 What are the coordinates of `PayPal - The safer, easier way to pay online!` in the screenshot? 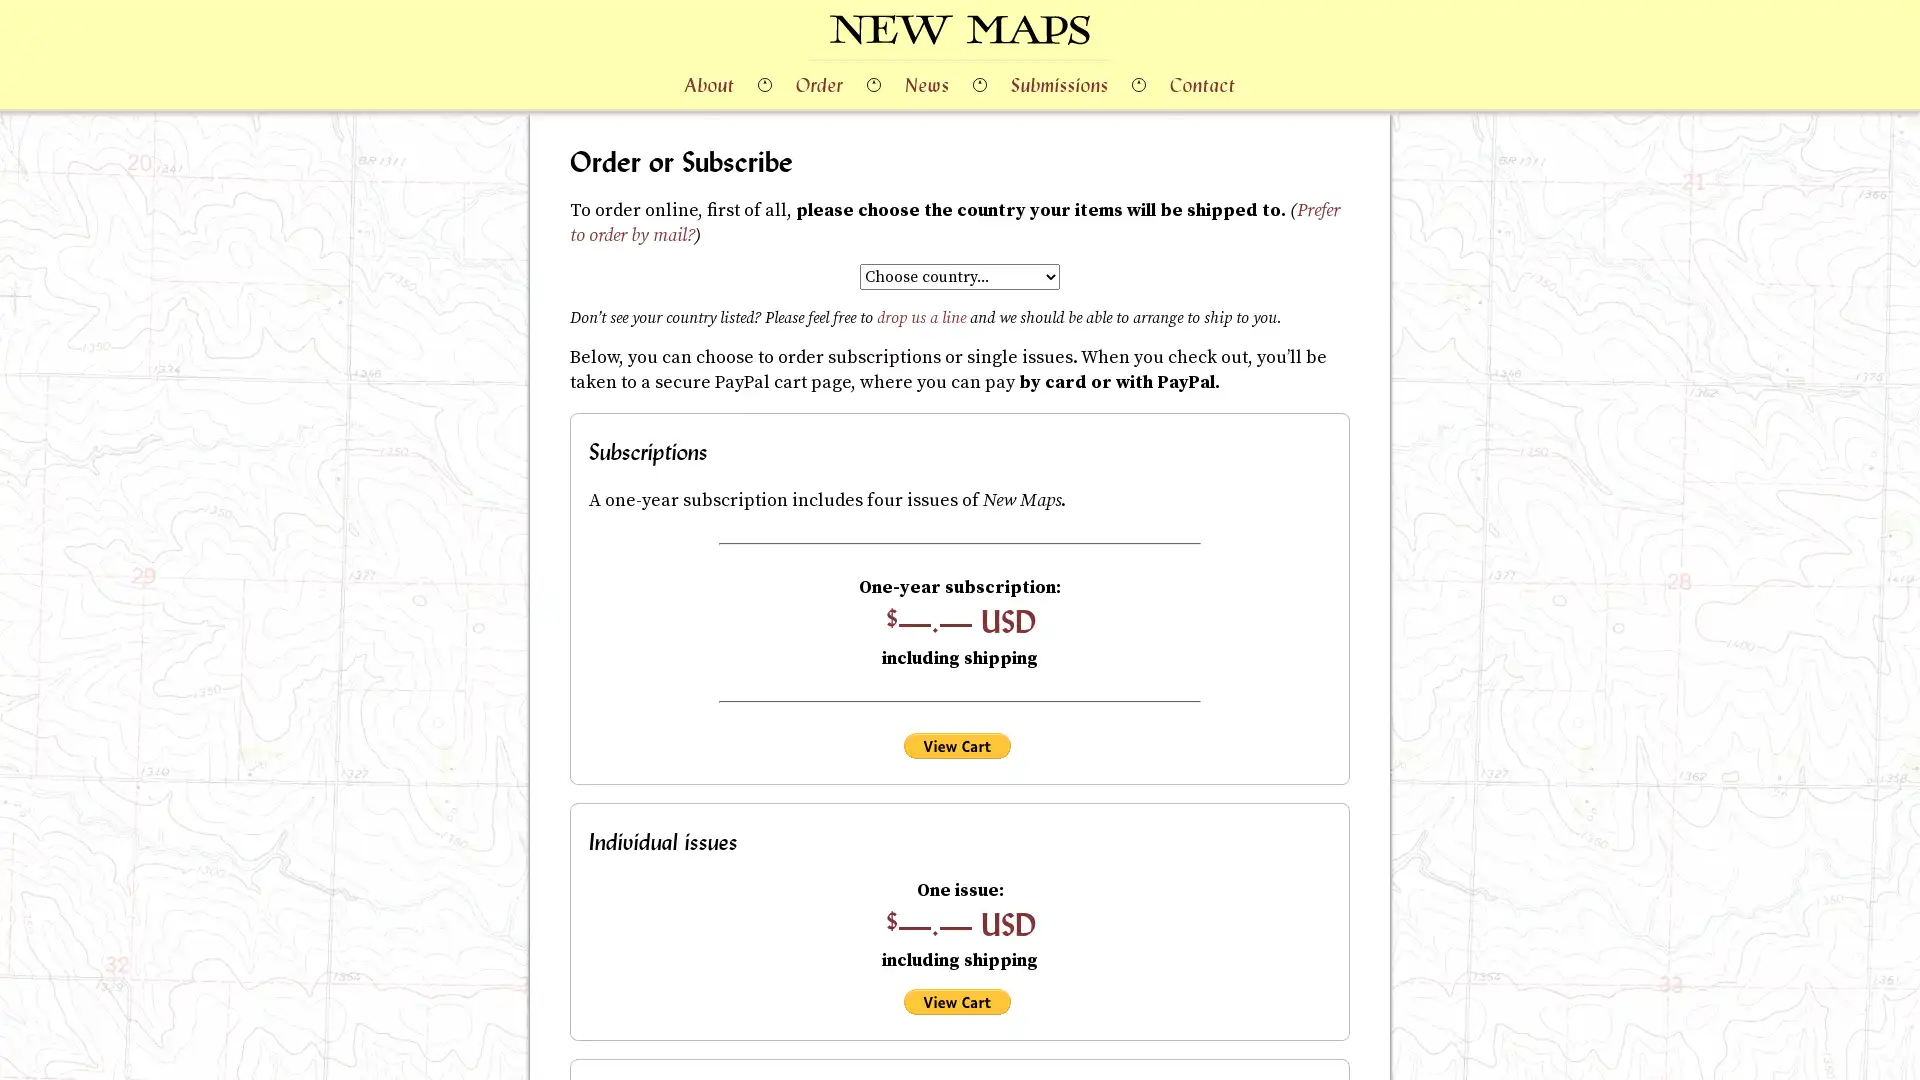 It's located at (956, 1001).